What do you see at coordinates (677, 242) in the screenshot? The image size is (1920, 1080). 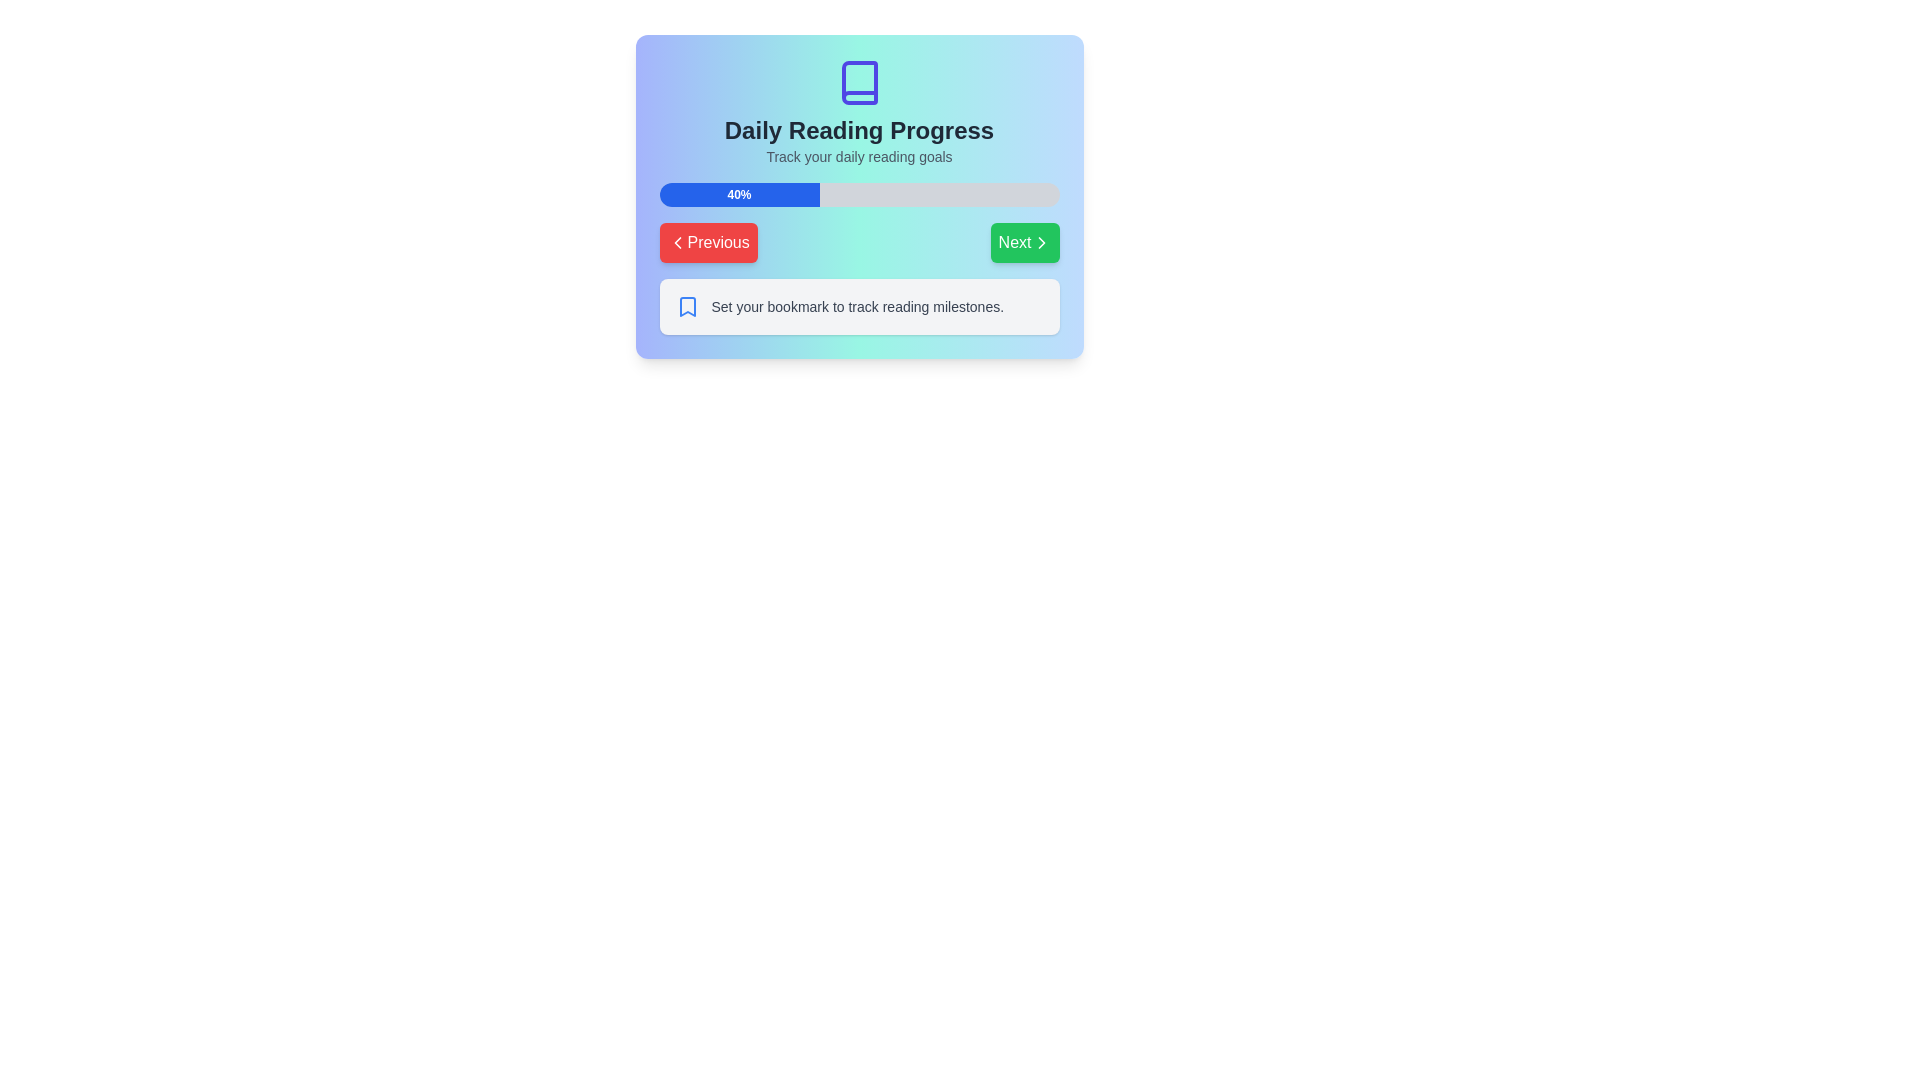 I see `the left-oriented chevron icon within the 'Previous' button, which has a red background and white text, to trigger any hover effects` at bounding box center [677, 242].